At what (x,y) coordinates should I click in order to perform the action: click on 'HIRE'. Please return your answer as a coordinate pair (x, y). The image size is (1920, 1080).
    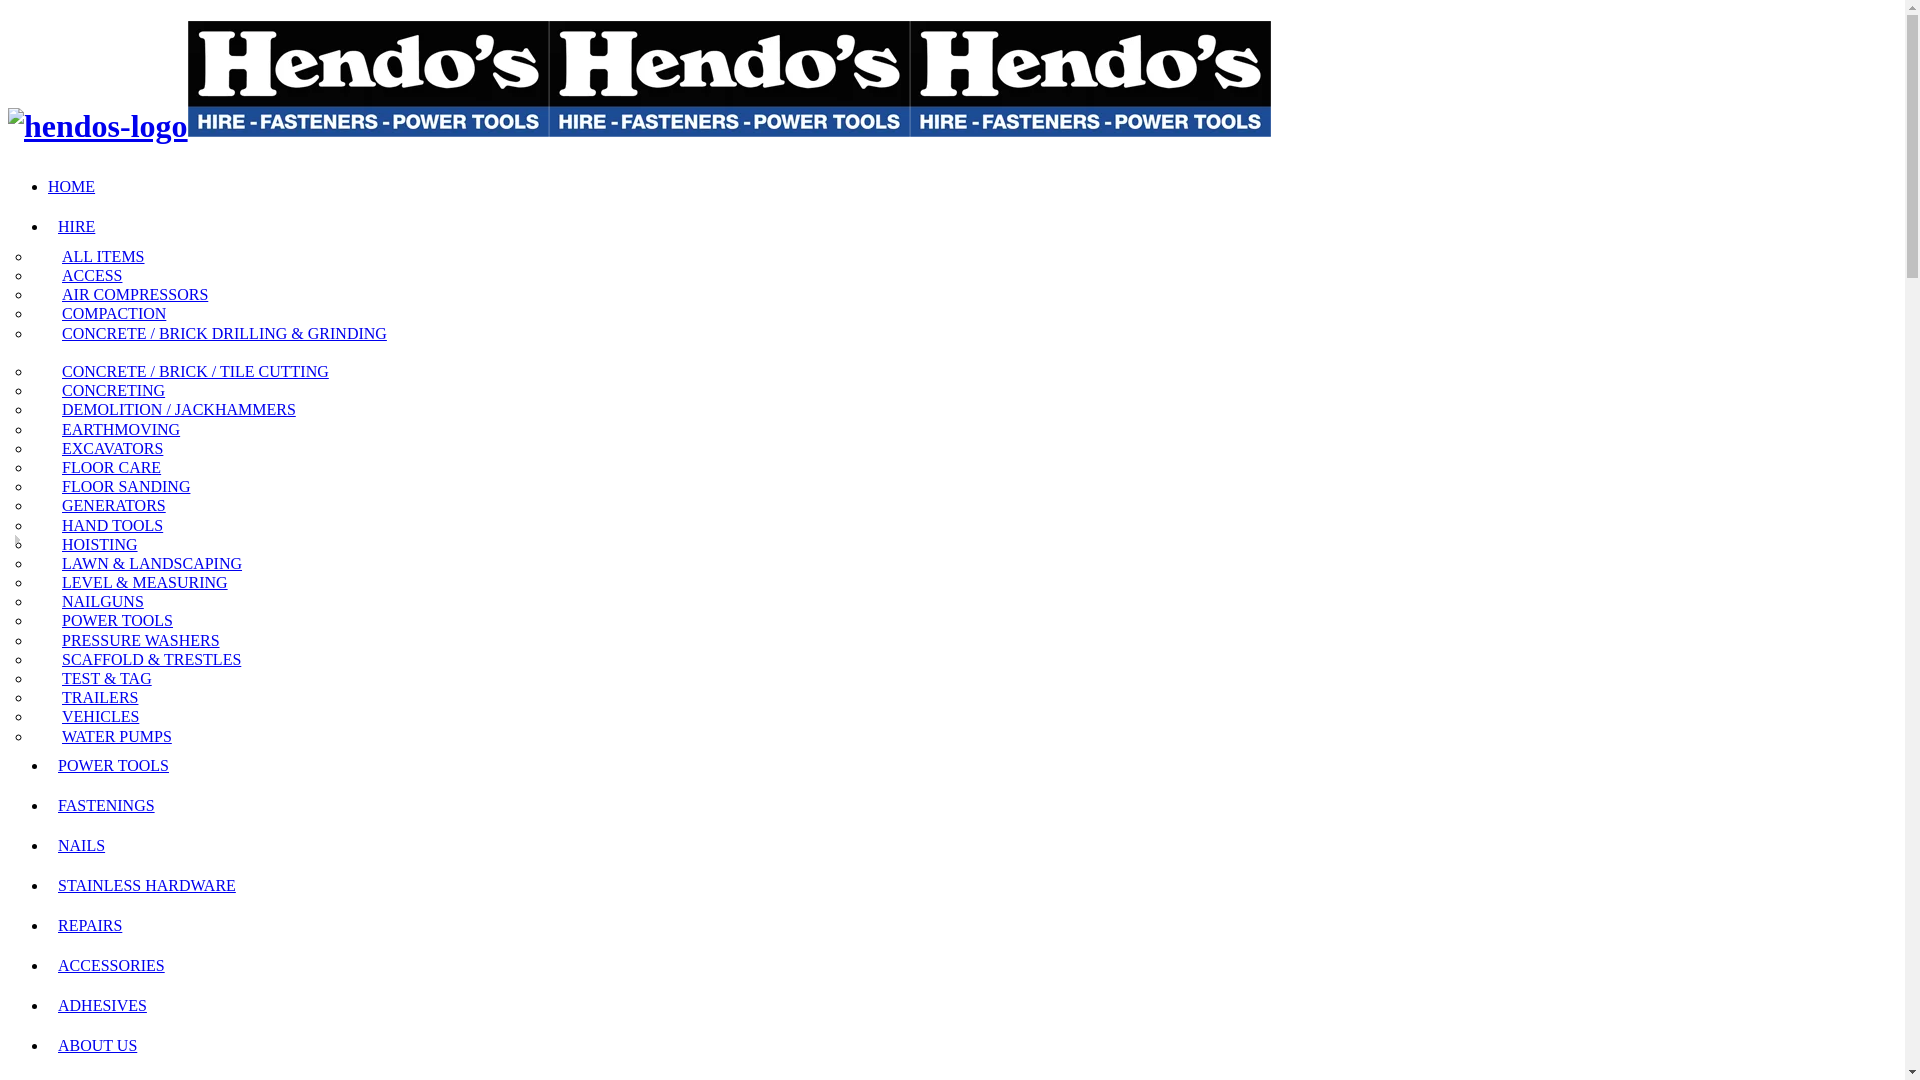
    Looking at the image, I should click on (48, 225).